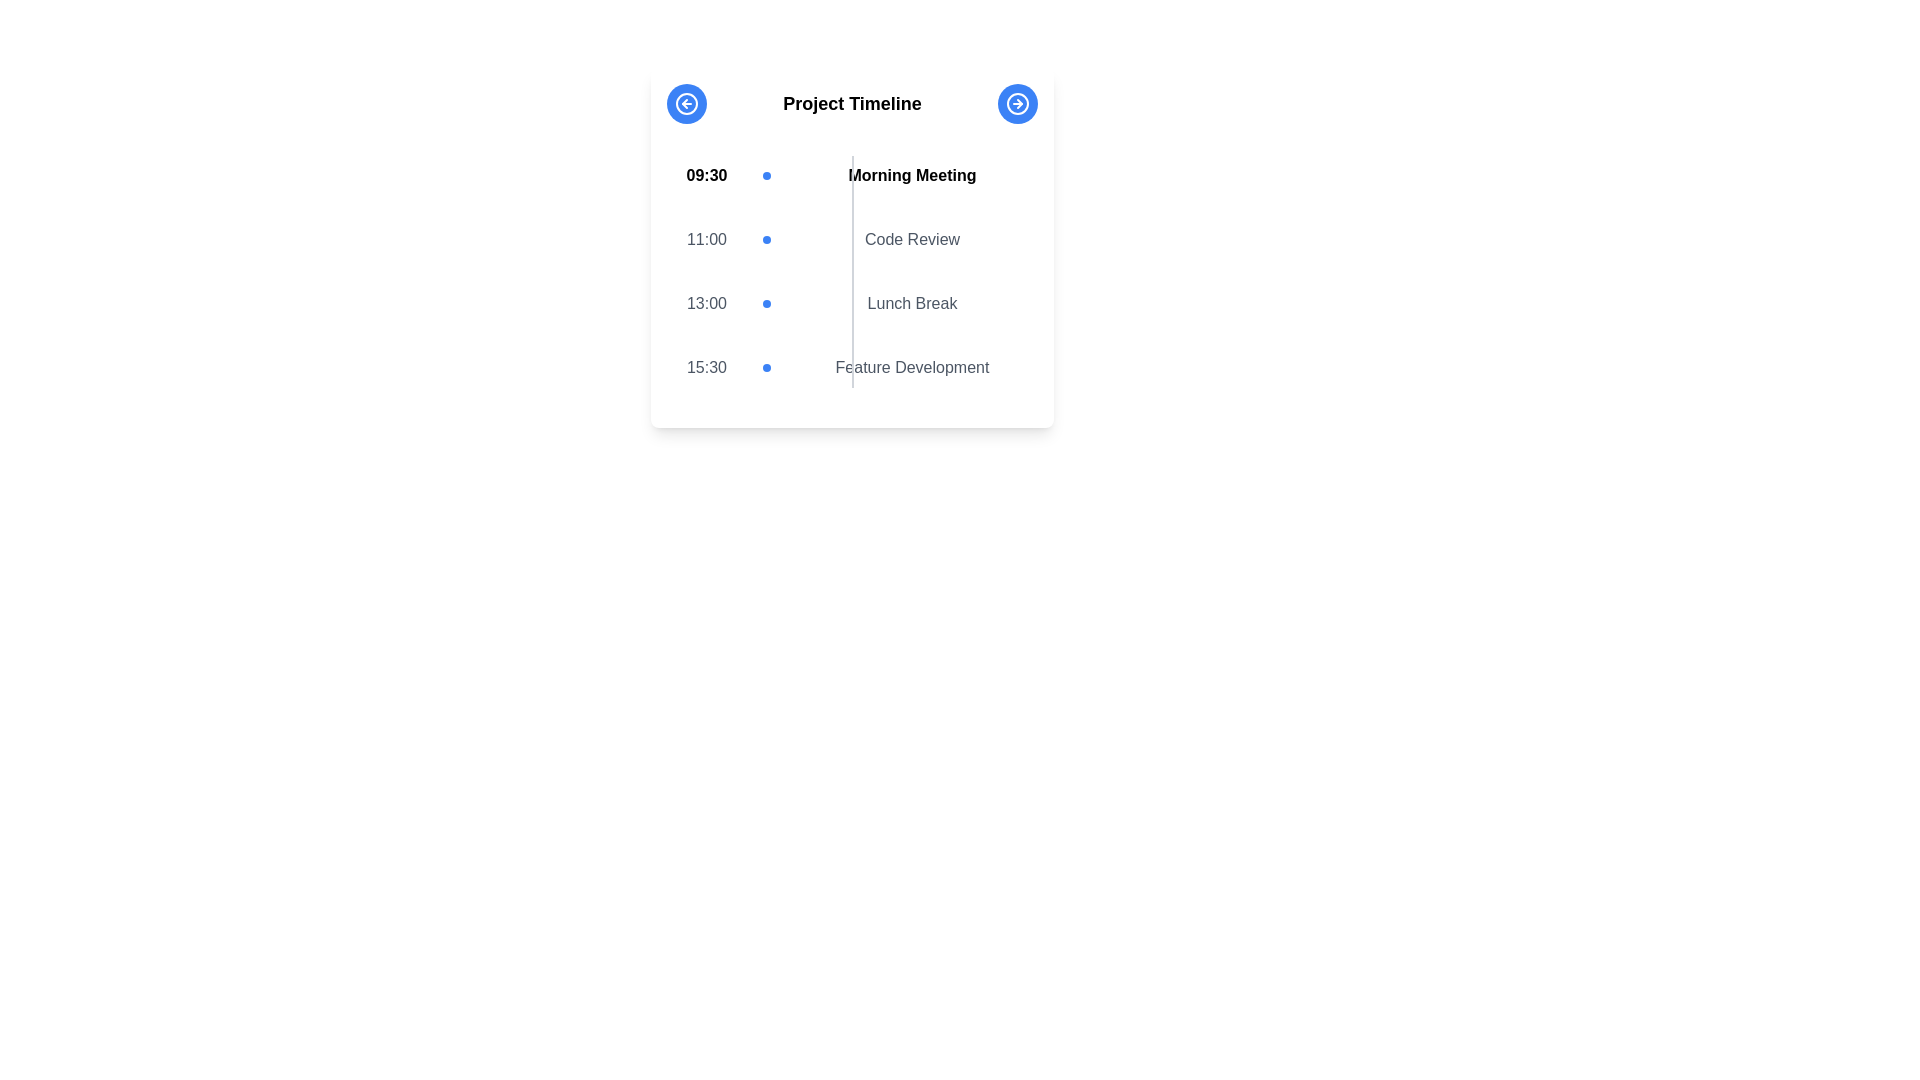 This screenshot has width=1920, height=1080. What do you see at coordinates (852, 238) in the screenshot?
I see `time and description of the second entry in the timeline event display, located between '09:30 Morning Meeting' and '13:00 Lunch Break'` at bounding box center [852, 238].